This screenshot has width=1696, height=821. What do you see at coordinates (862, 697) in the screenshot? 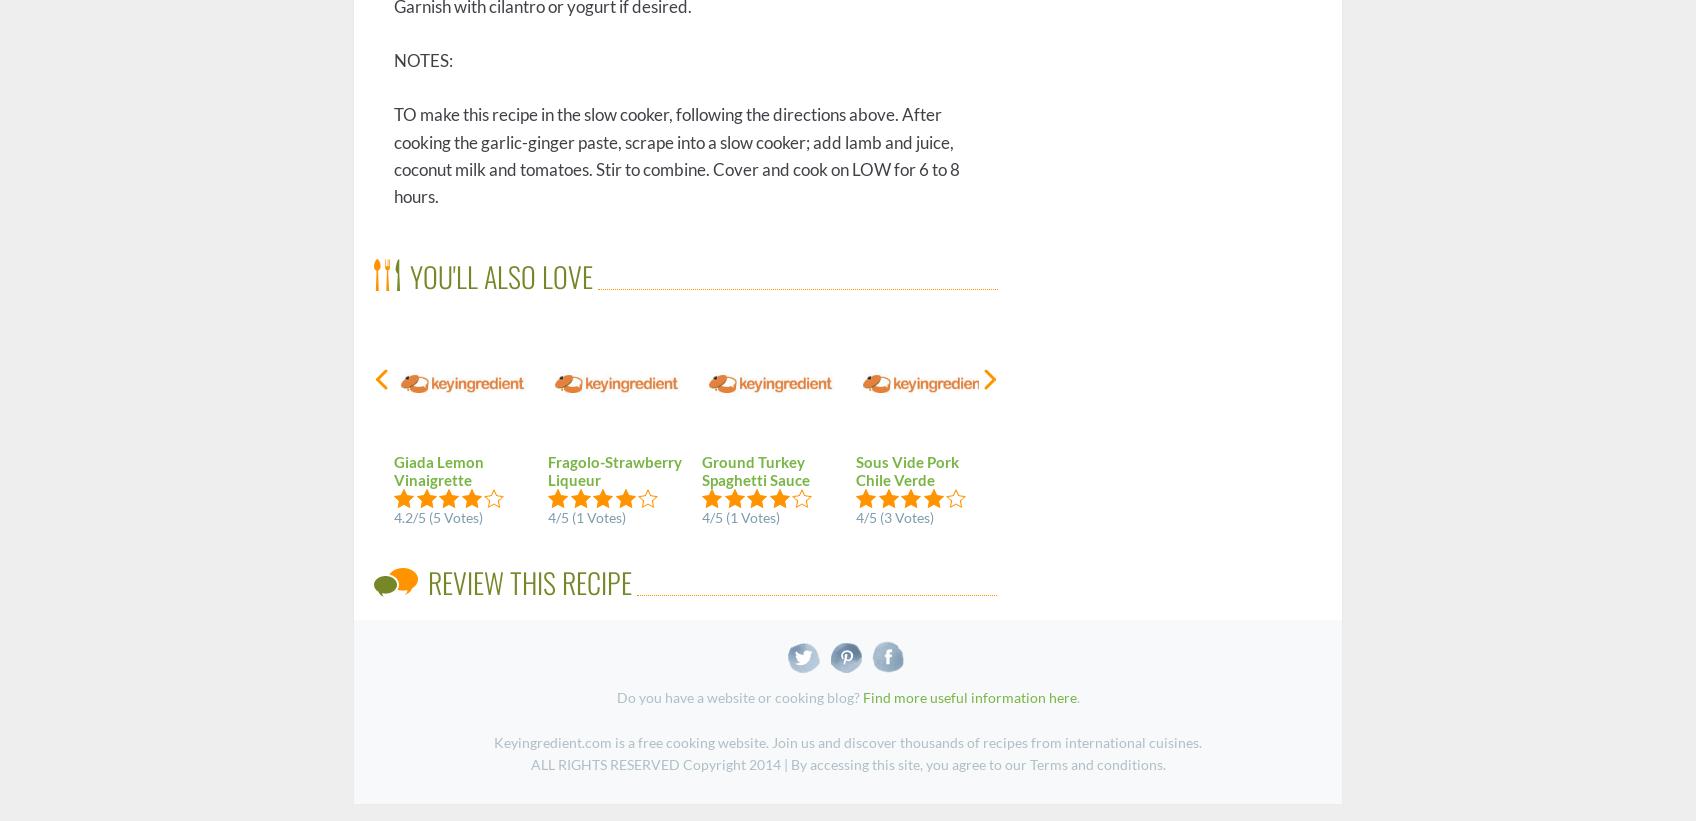
I see `'Find more useful information here'` at bounding box center [862, 697].